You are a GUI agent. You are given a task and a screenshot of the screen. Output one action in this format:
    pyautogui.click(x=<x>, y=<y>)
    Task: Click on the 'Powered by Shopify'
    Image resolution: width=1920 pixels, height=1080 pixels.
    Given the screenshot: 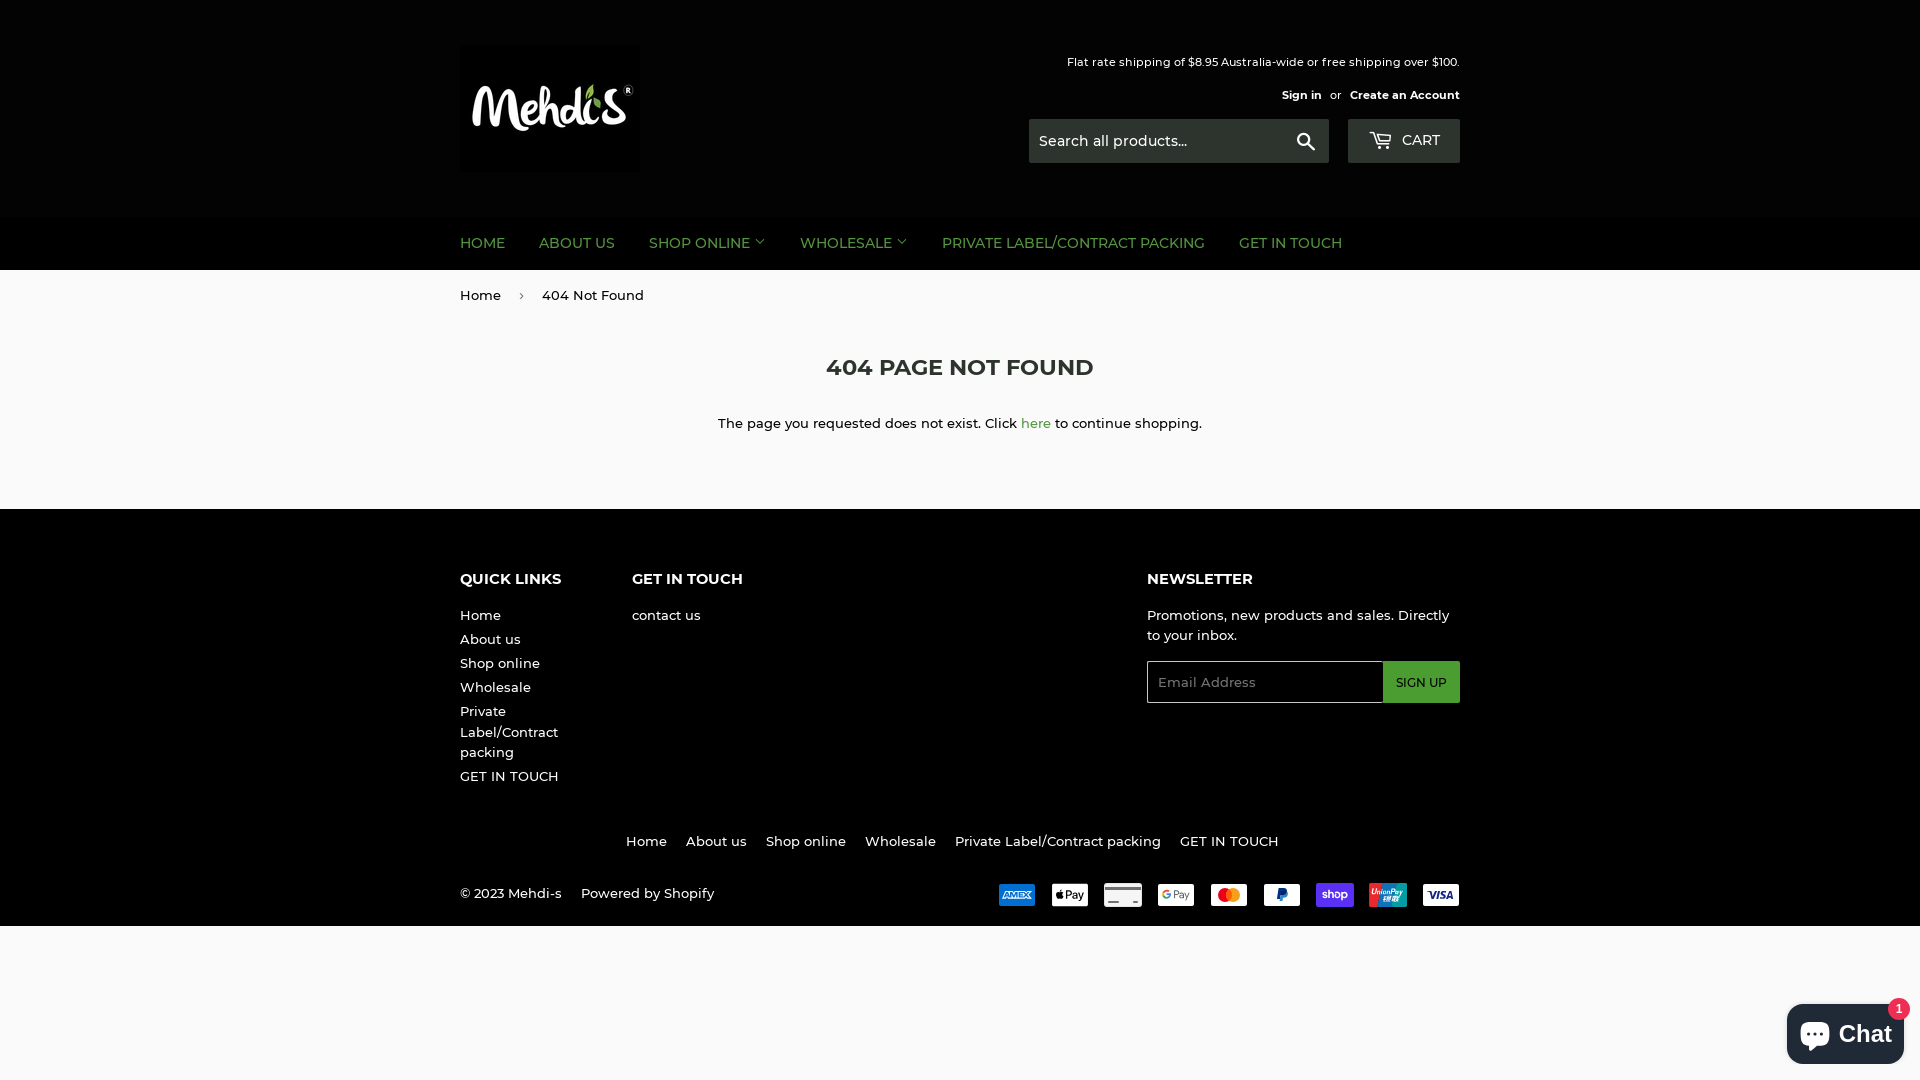 What is the action you would take?
    pyautogui.click(x=579, y=892)
    